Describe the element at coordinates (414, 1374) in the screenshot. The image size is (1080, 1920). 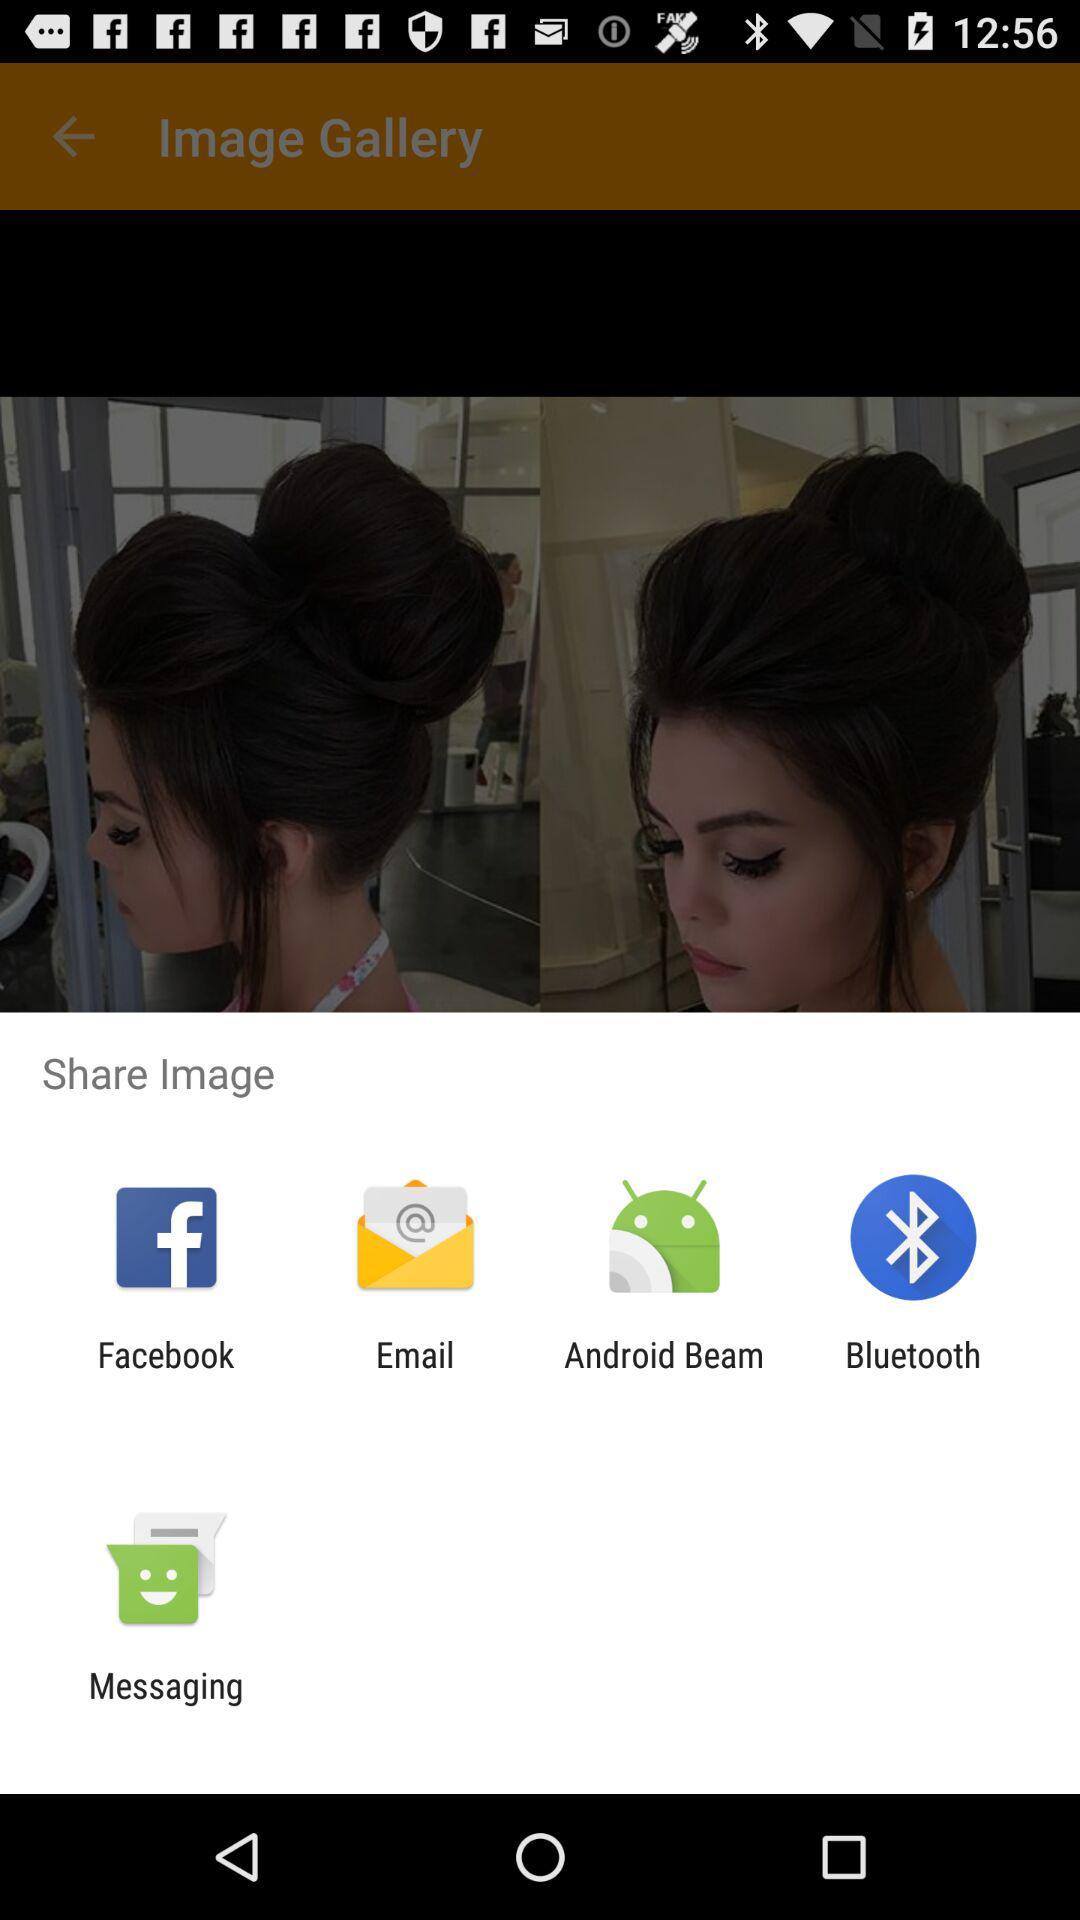
I see `item next to facebook` at that location.